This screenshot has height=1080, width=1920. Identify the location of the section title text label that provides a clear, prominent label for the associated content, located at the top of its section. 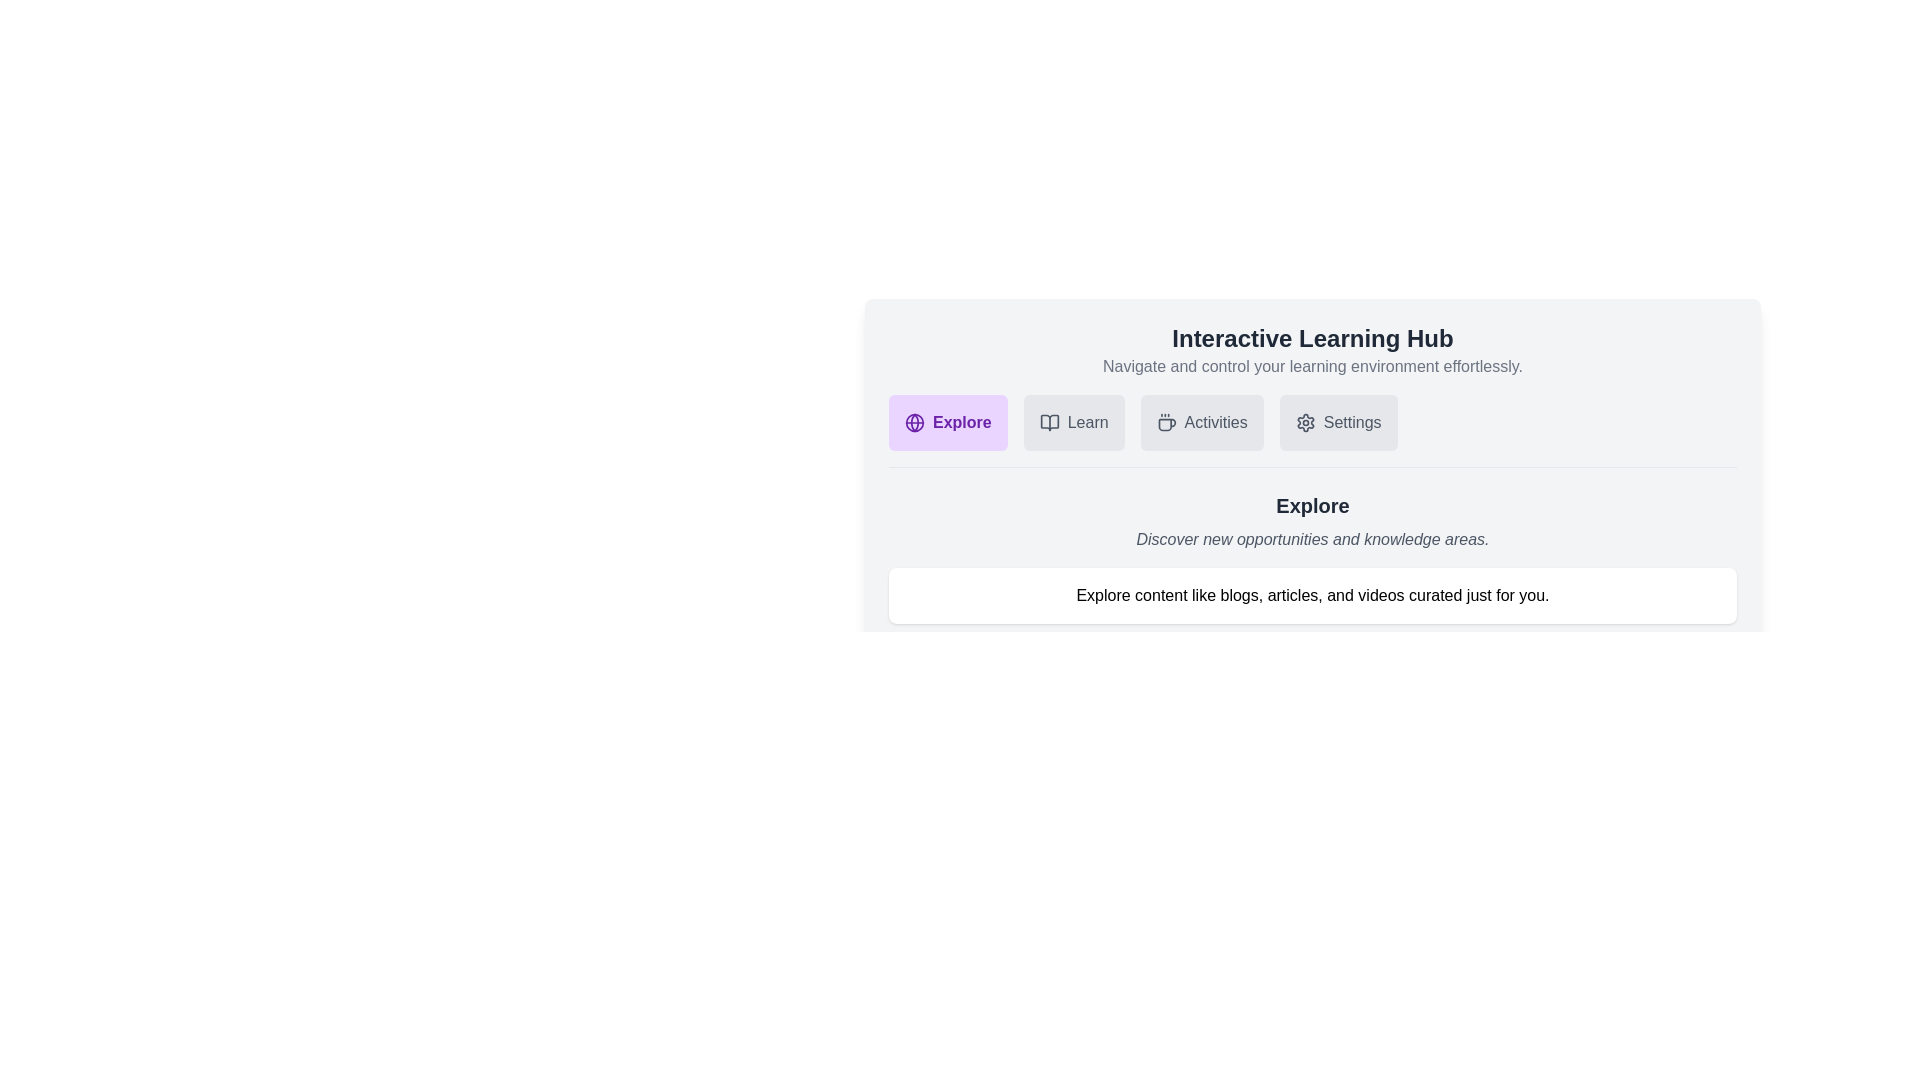
(1313, 338).